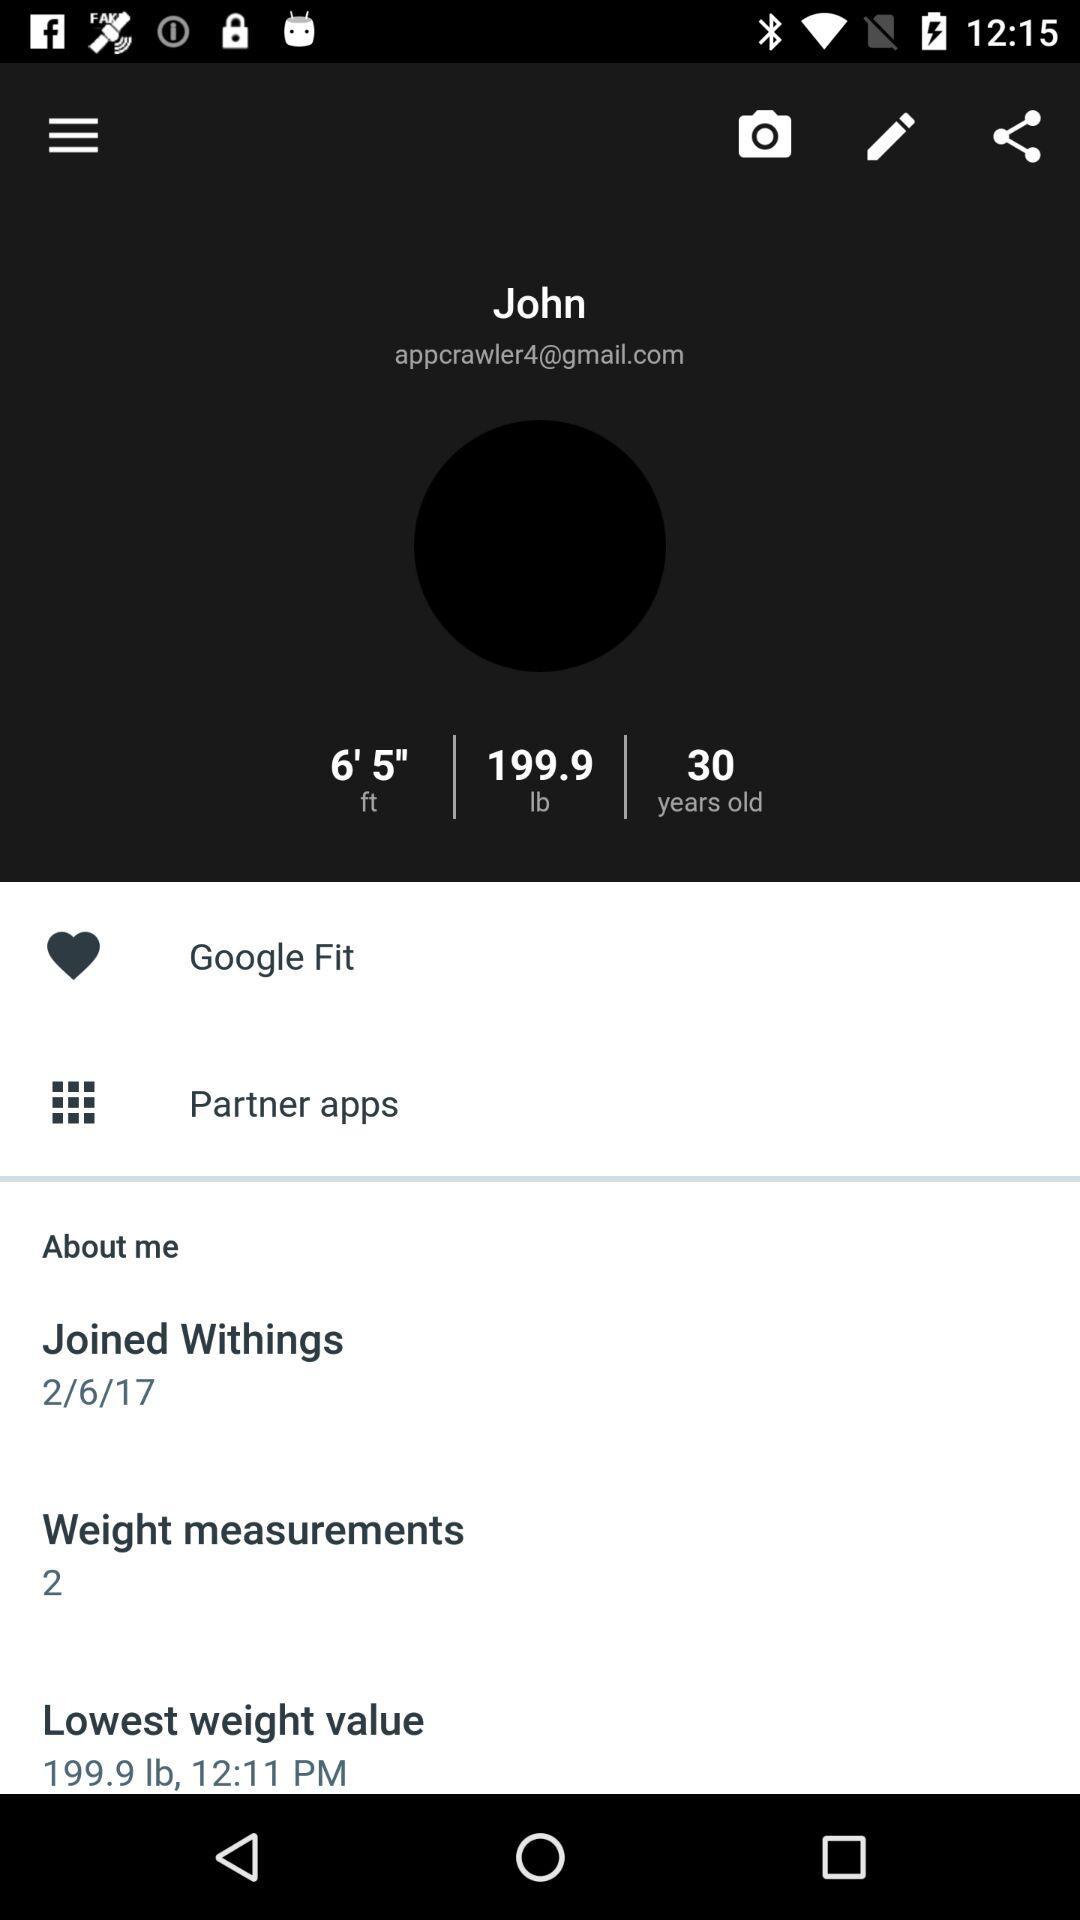 The width and height of the screenshot is (1080, 1920). Describe the element at coordinates (540, 954) in the screenshot. I see `google fit item` at that location.